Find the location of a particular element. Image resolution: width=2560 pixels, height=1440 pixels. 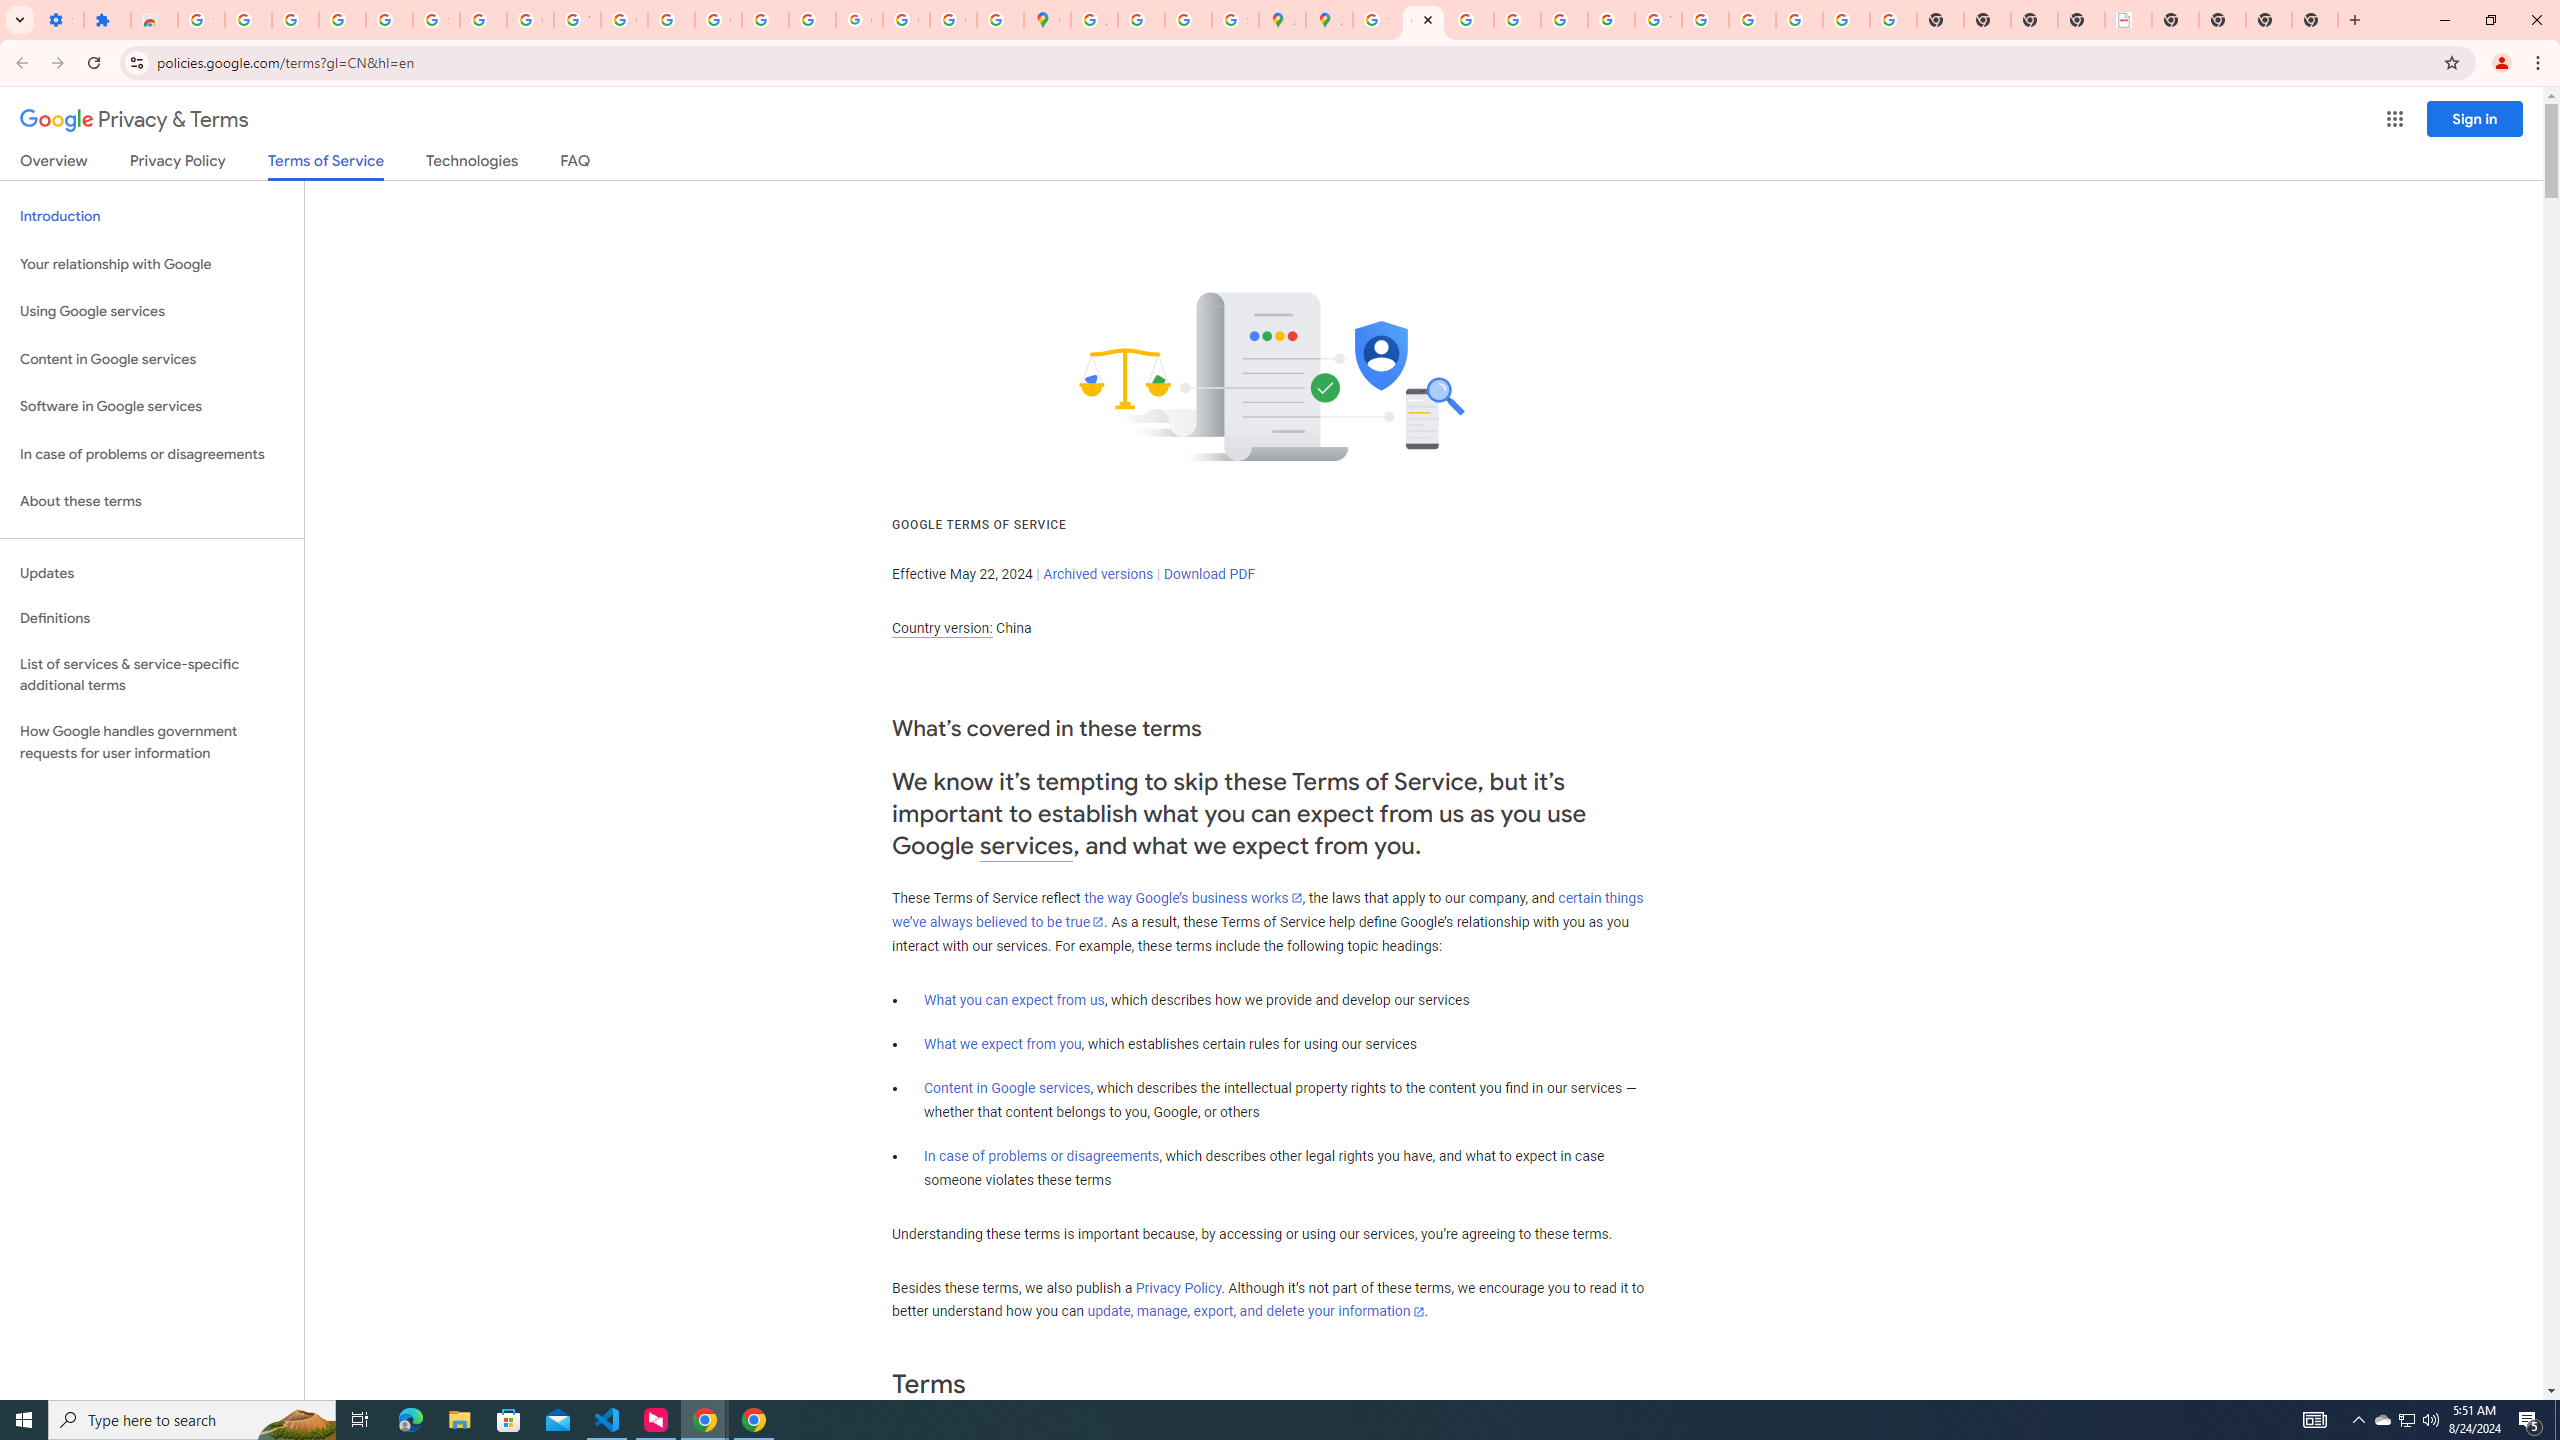

'Software in Google services' is located at coordinates (151, 405).